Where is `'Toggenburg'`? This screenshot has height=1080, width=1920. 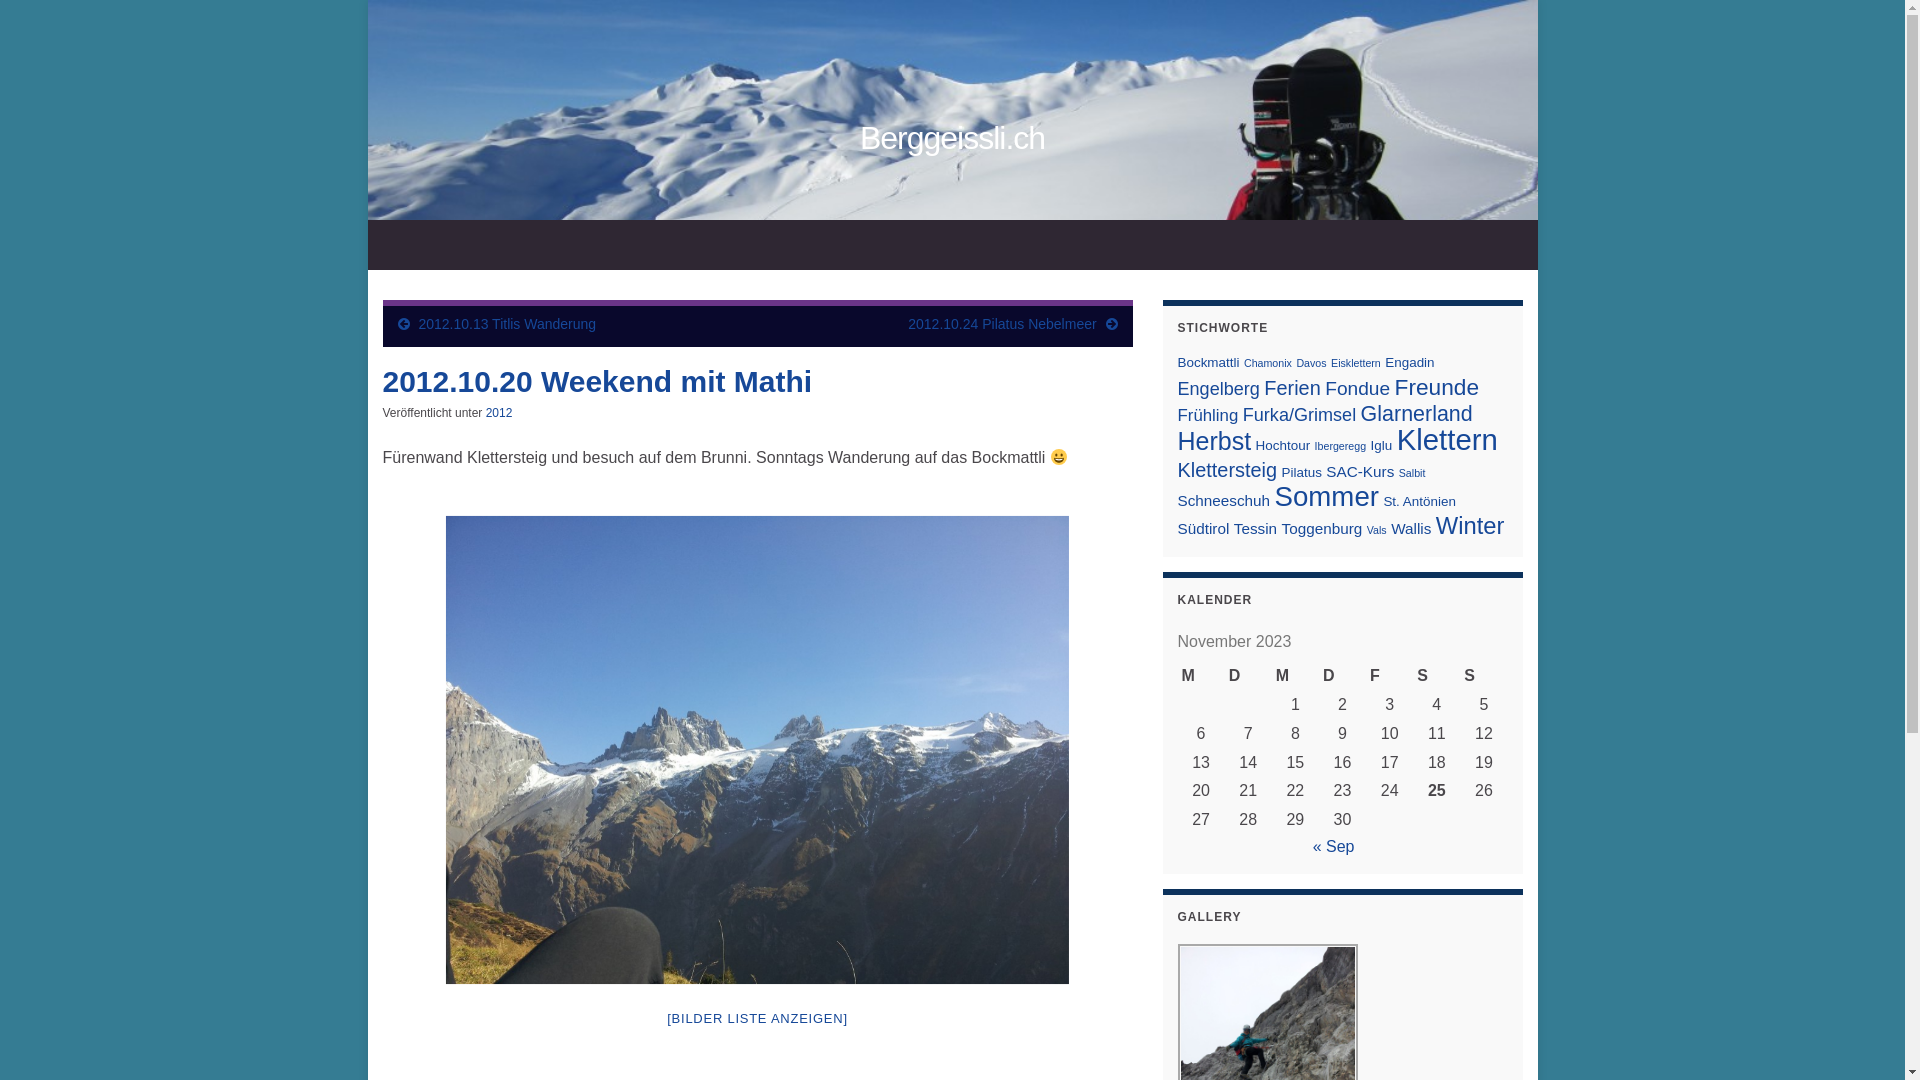
'Toggenburg' is located at coordinates (1322, 527).